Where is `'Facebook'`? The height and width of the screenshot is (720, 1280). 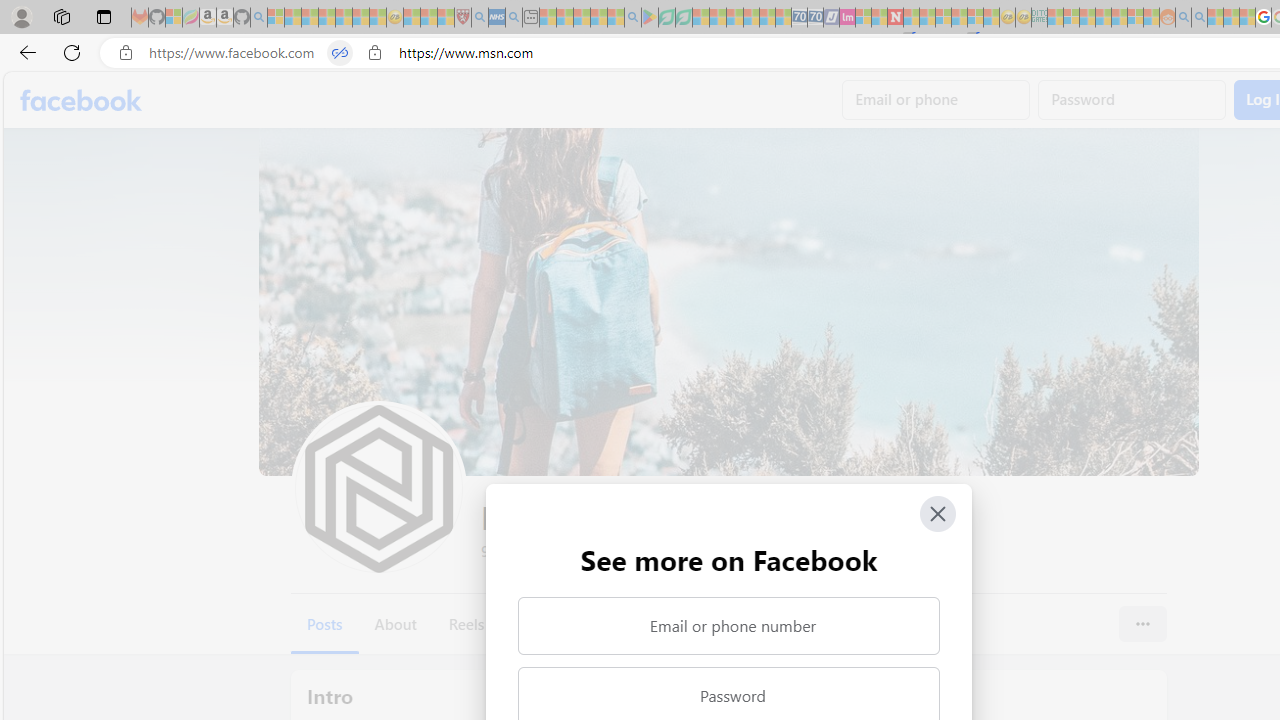
'Facebook' is located at coordinates (80, 100).